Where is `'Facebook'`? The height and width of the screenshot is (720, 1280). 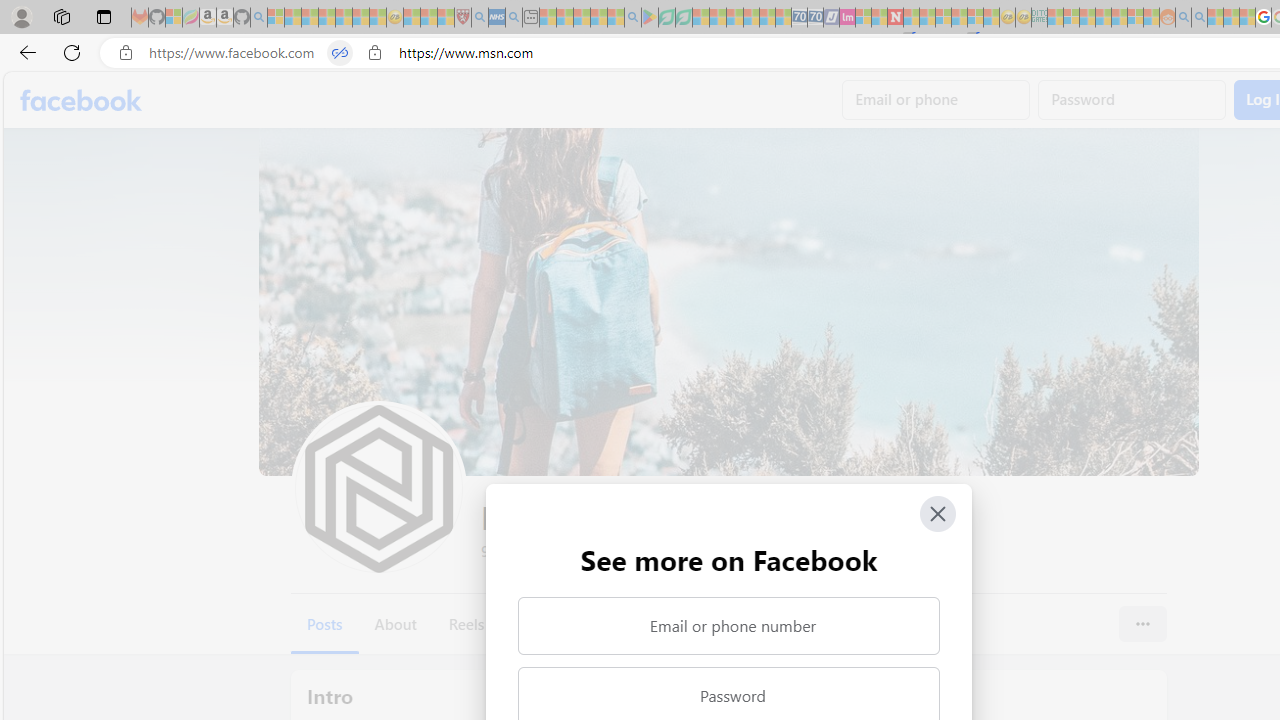
'Facebook' is located at coordinates (80, 100).